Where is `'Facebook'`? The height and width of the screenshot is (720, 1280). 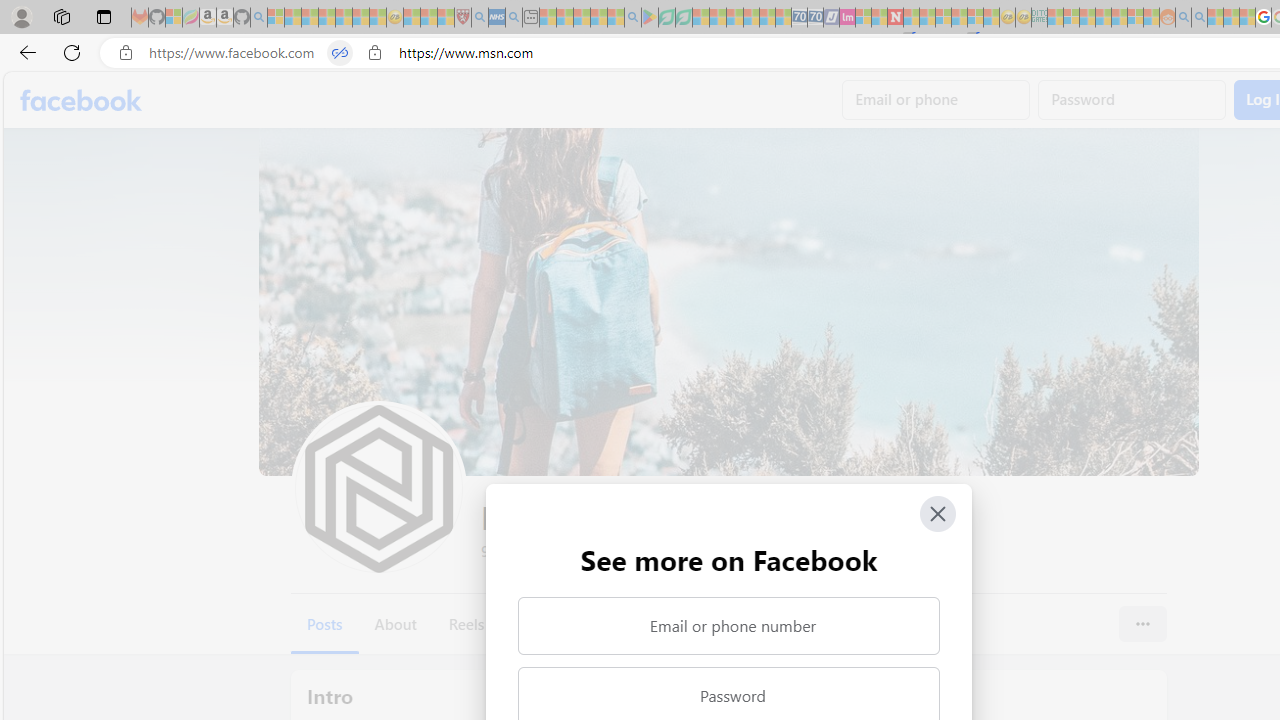
'Facebook' is located at coordinates (80, 100).